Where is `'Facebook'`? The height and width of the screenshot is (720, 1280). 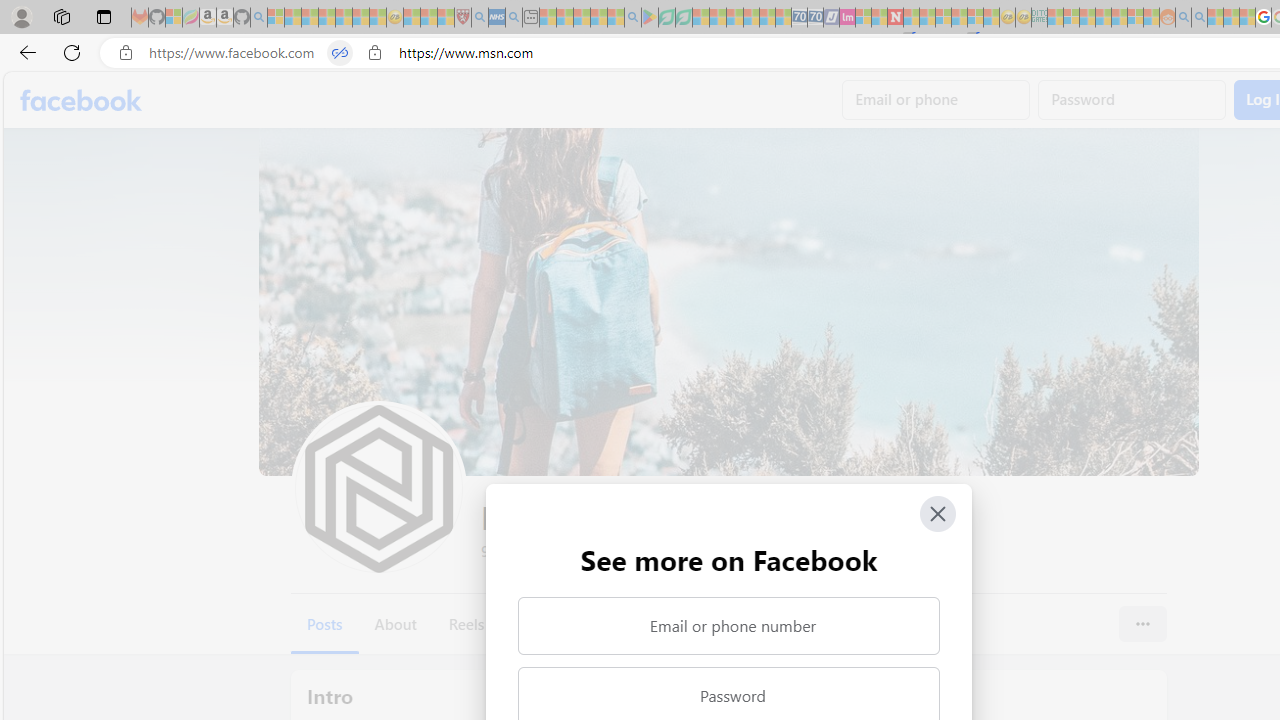
'Facebook' is located at coordinates (80, 100).